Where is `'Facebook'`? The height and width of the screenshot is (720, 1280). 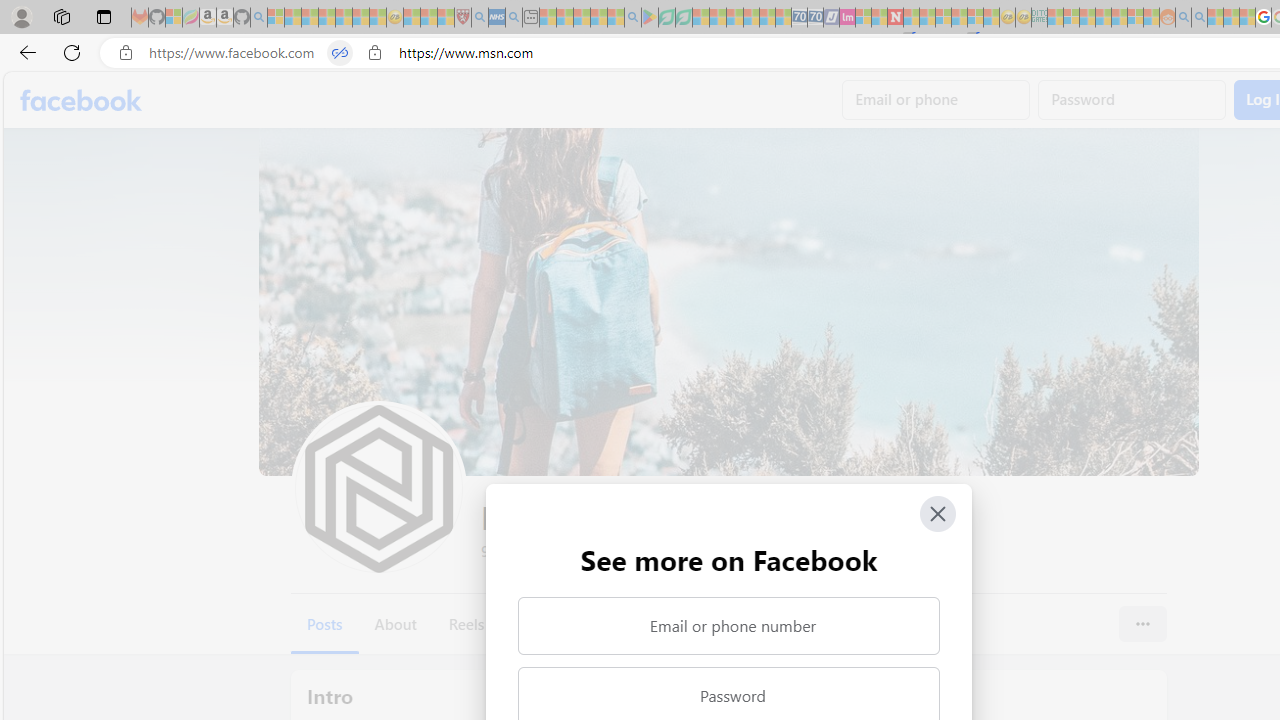
'Facebook' is located at coordinates (80, 100).